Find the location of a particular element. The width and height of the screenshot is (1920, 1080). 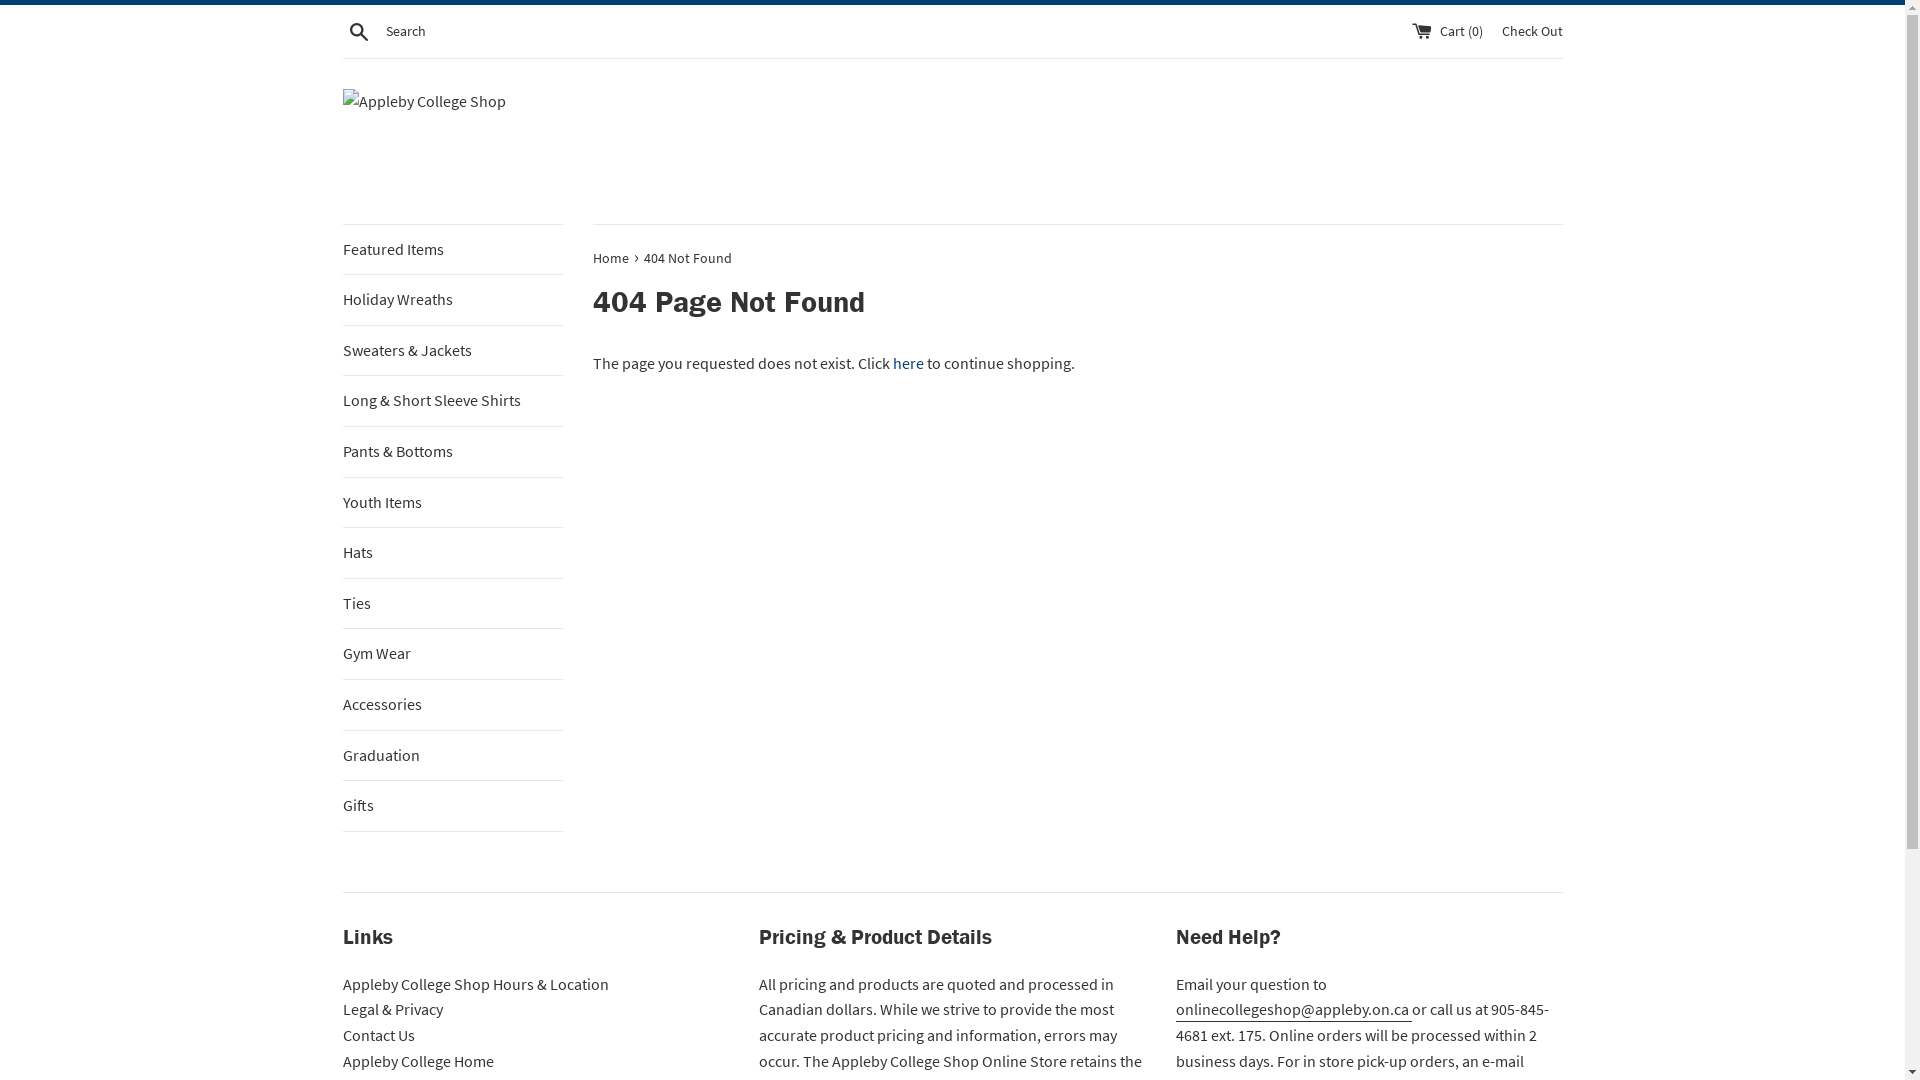

'Ties' is located at coordinates (450, 603).